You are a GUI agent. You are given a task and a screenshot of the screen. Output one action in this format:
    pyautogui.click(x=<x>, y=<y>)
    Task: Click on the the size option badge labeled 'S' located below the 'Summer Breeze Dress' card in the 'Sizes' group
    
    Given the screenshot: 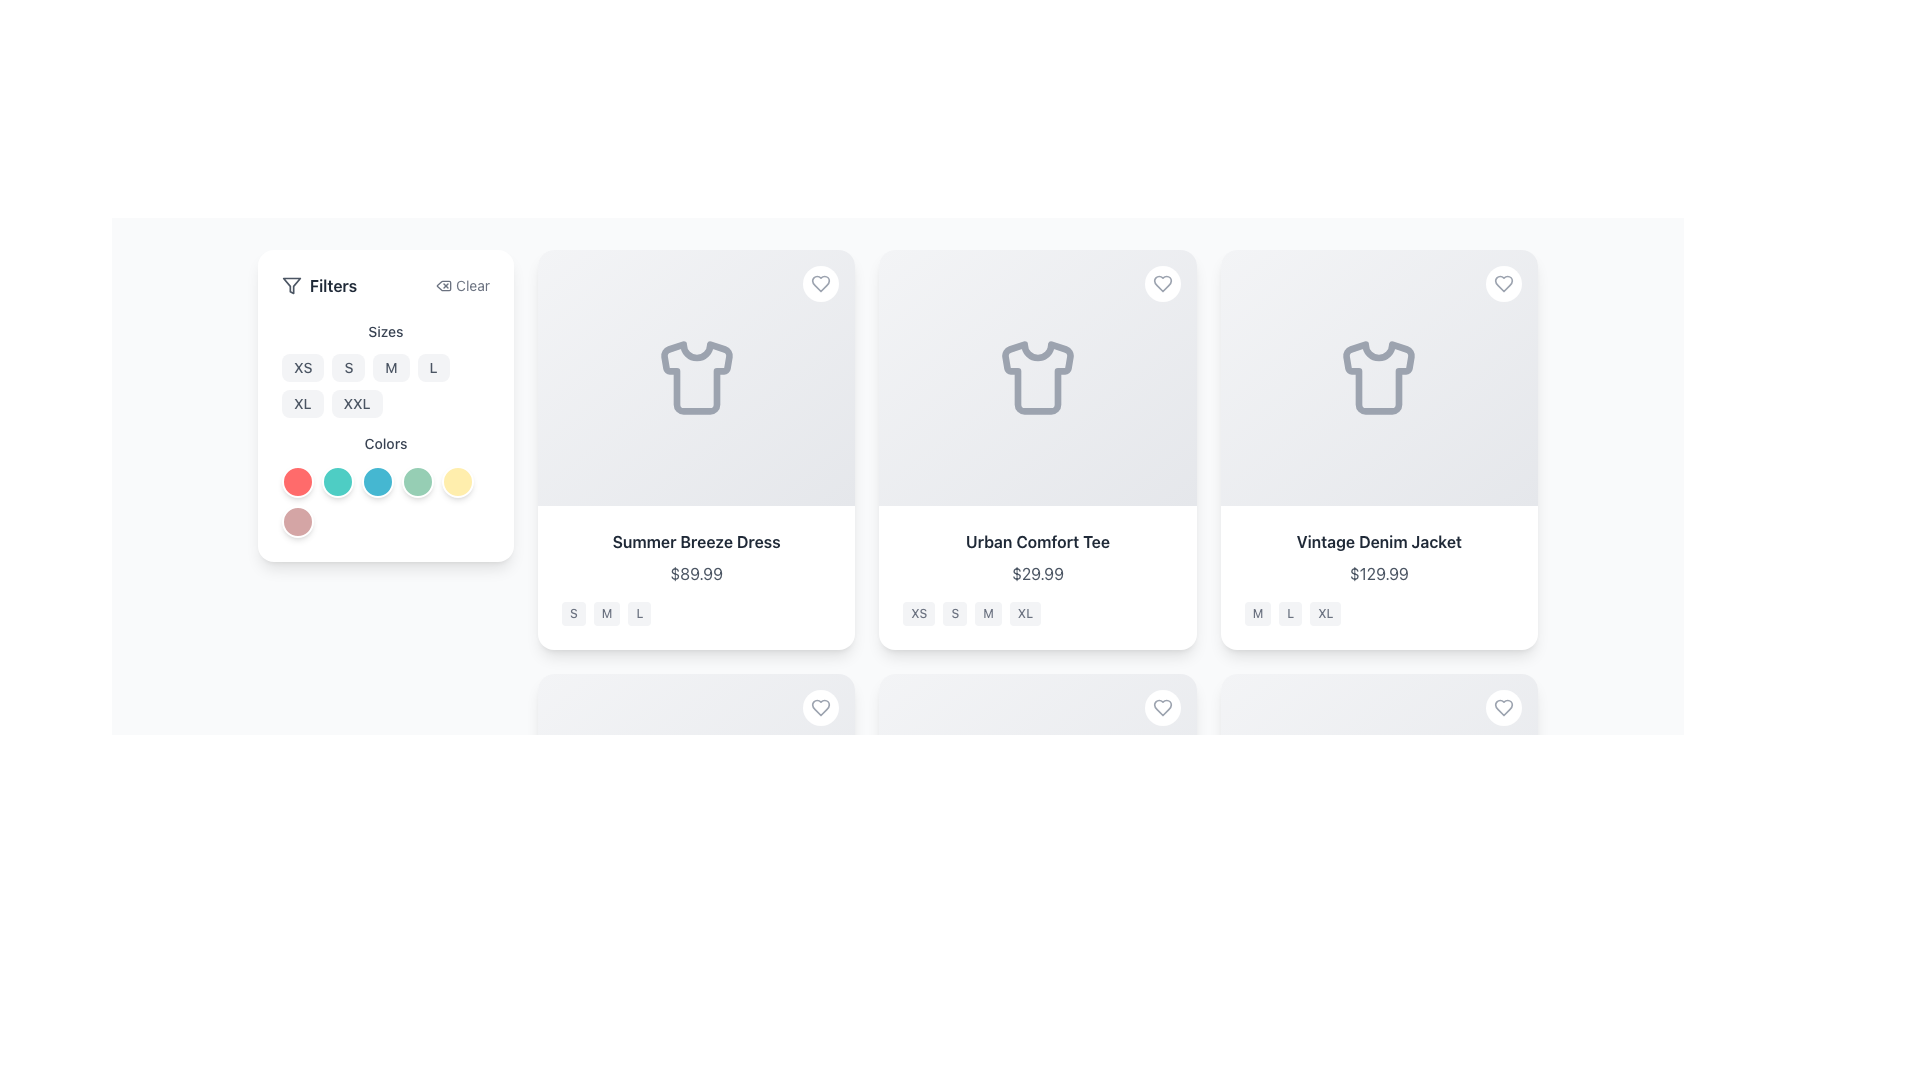 What is the action you would take?
    pyautogui.click(x=572, y=612)
    